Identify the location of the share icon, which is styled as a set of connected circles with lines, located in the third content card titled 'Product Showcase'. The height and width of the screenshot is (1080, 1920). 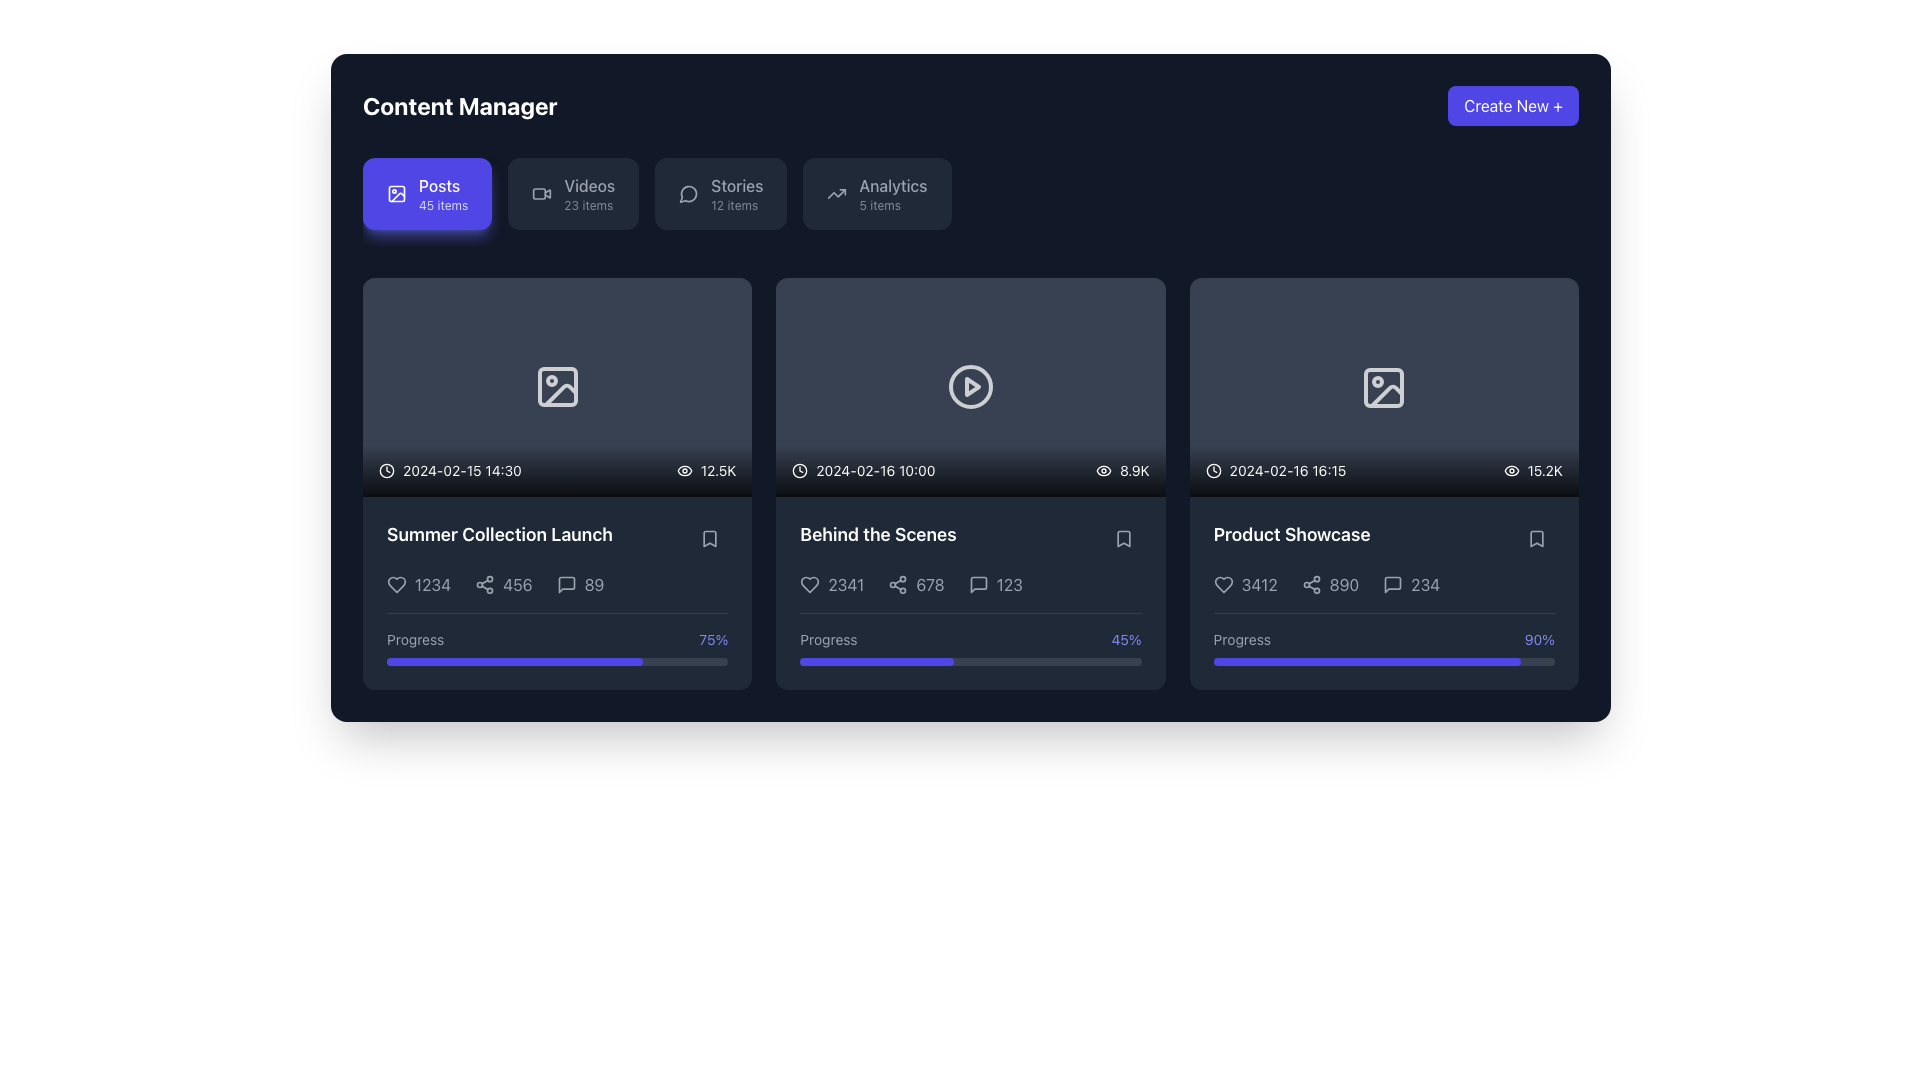
(1311, 585).